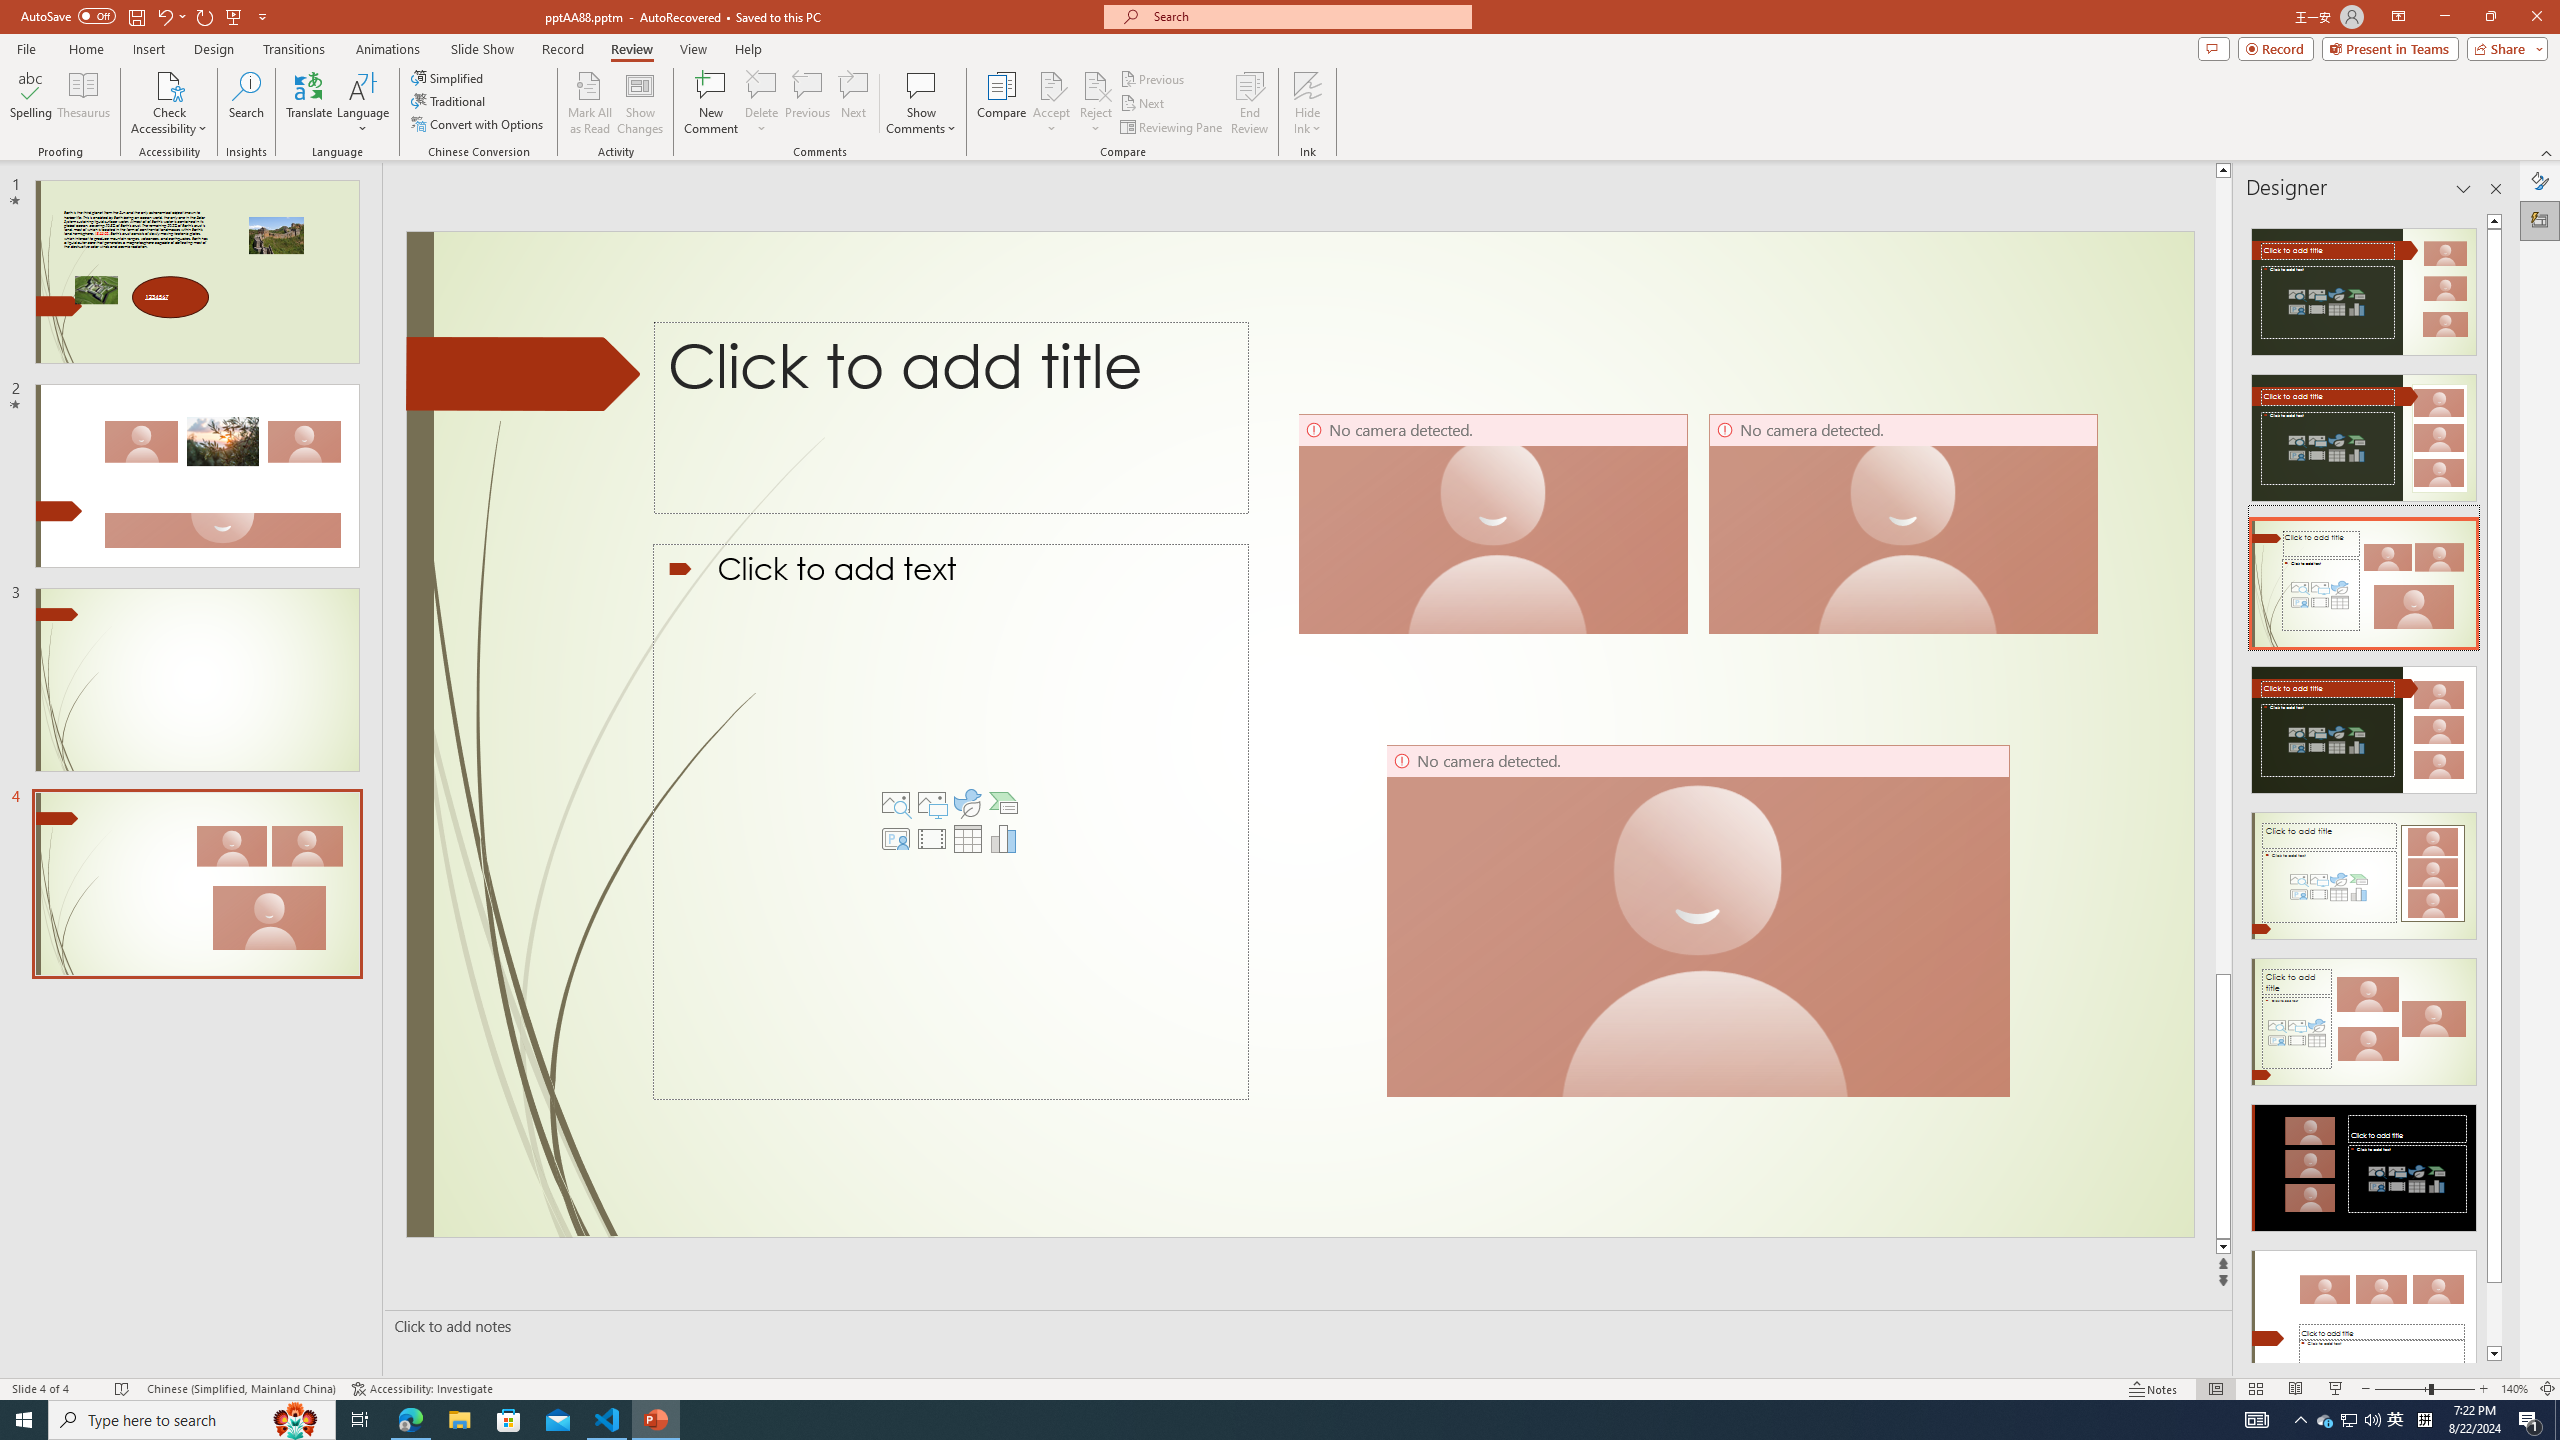 The height and width of the screenshot is (1440, 2560). I want to click on 'Title TextBox', so click(1010, 403).